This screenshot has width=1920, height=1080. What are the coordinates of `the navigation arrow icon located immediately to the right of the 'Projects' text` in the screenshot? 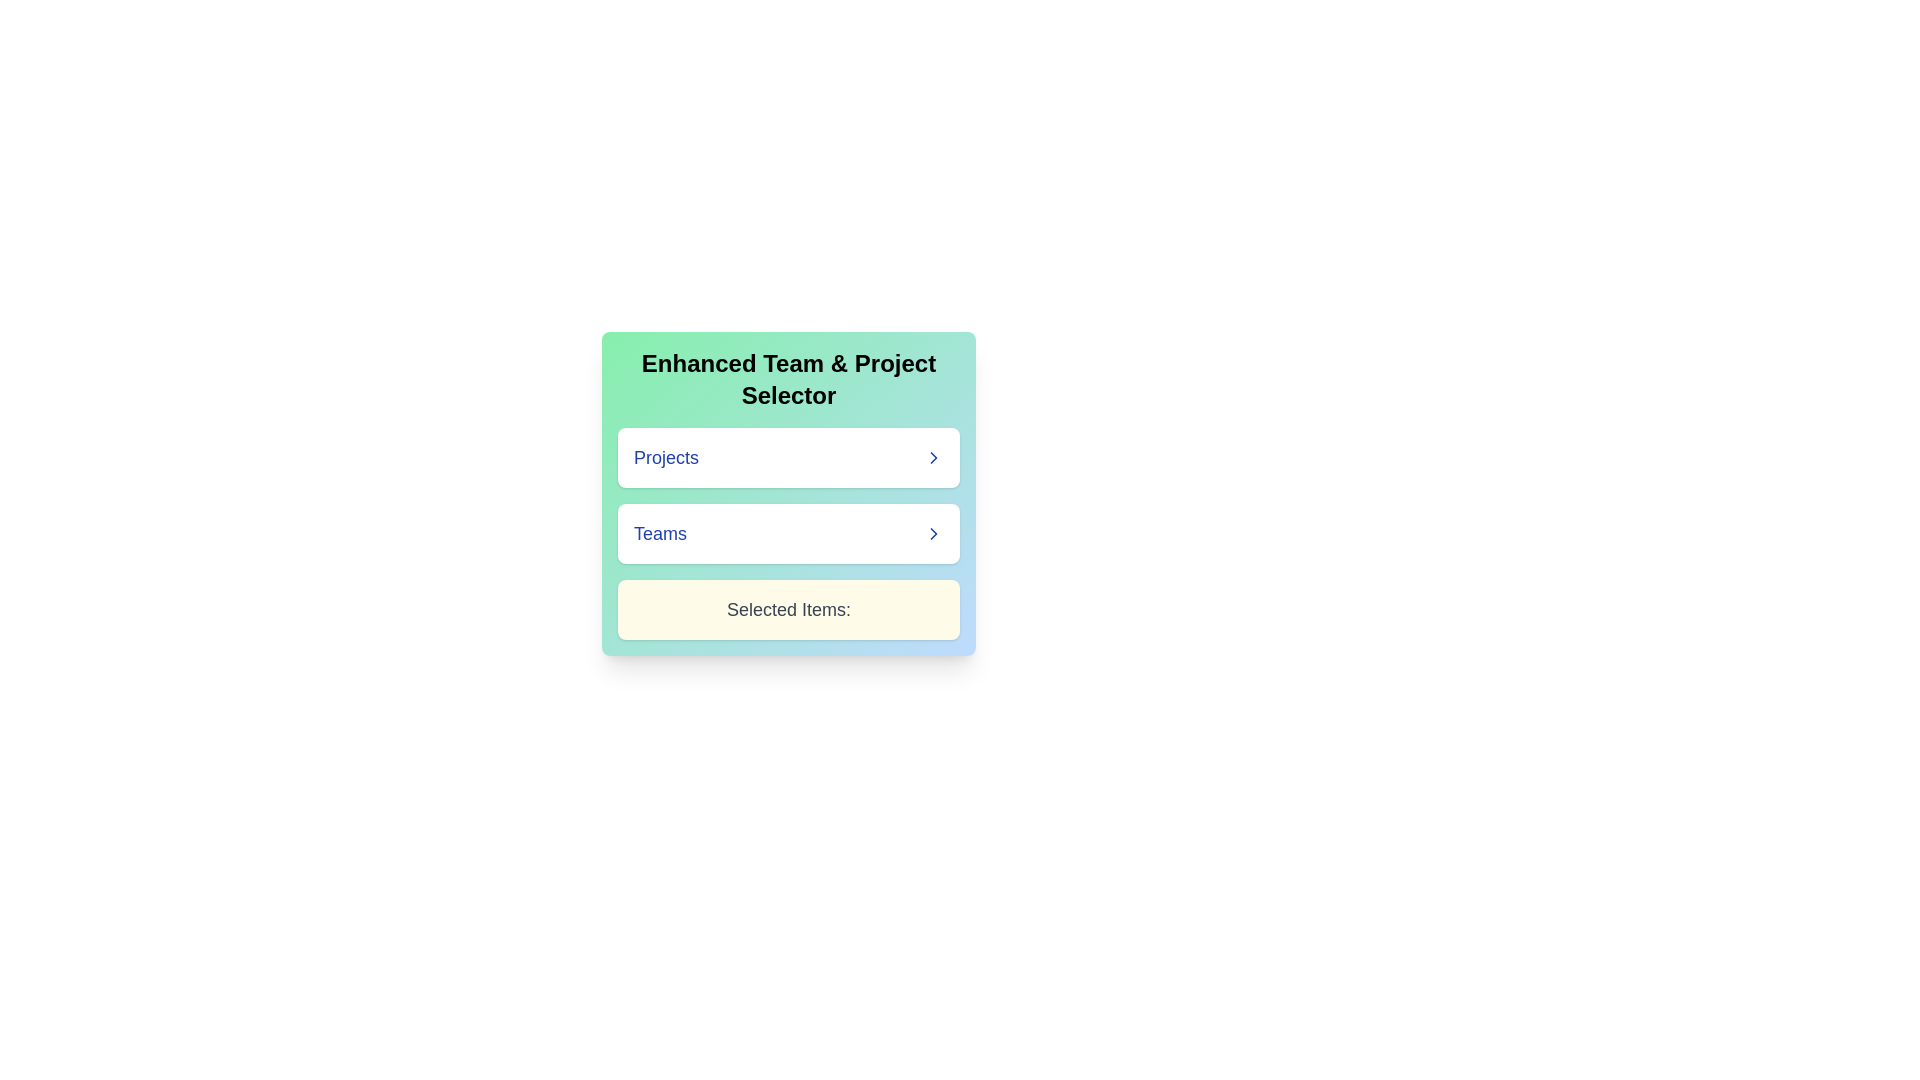 It's located at (933, 458).